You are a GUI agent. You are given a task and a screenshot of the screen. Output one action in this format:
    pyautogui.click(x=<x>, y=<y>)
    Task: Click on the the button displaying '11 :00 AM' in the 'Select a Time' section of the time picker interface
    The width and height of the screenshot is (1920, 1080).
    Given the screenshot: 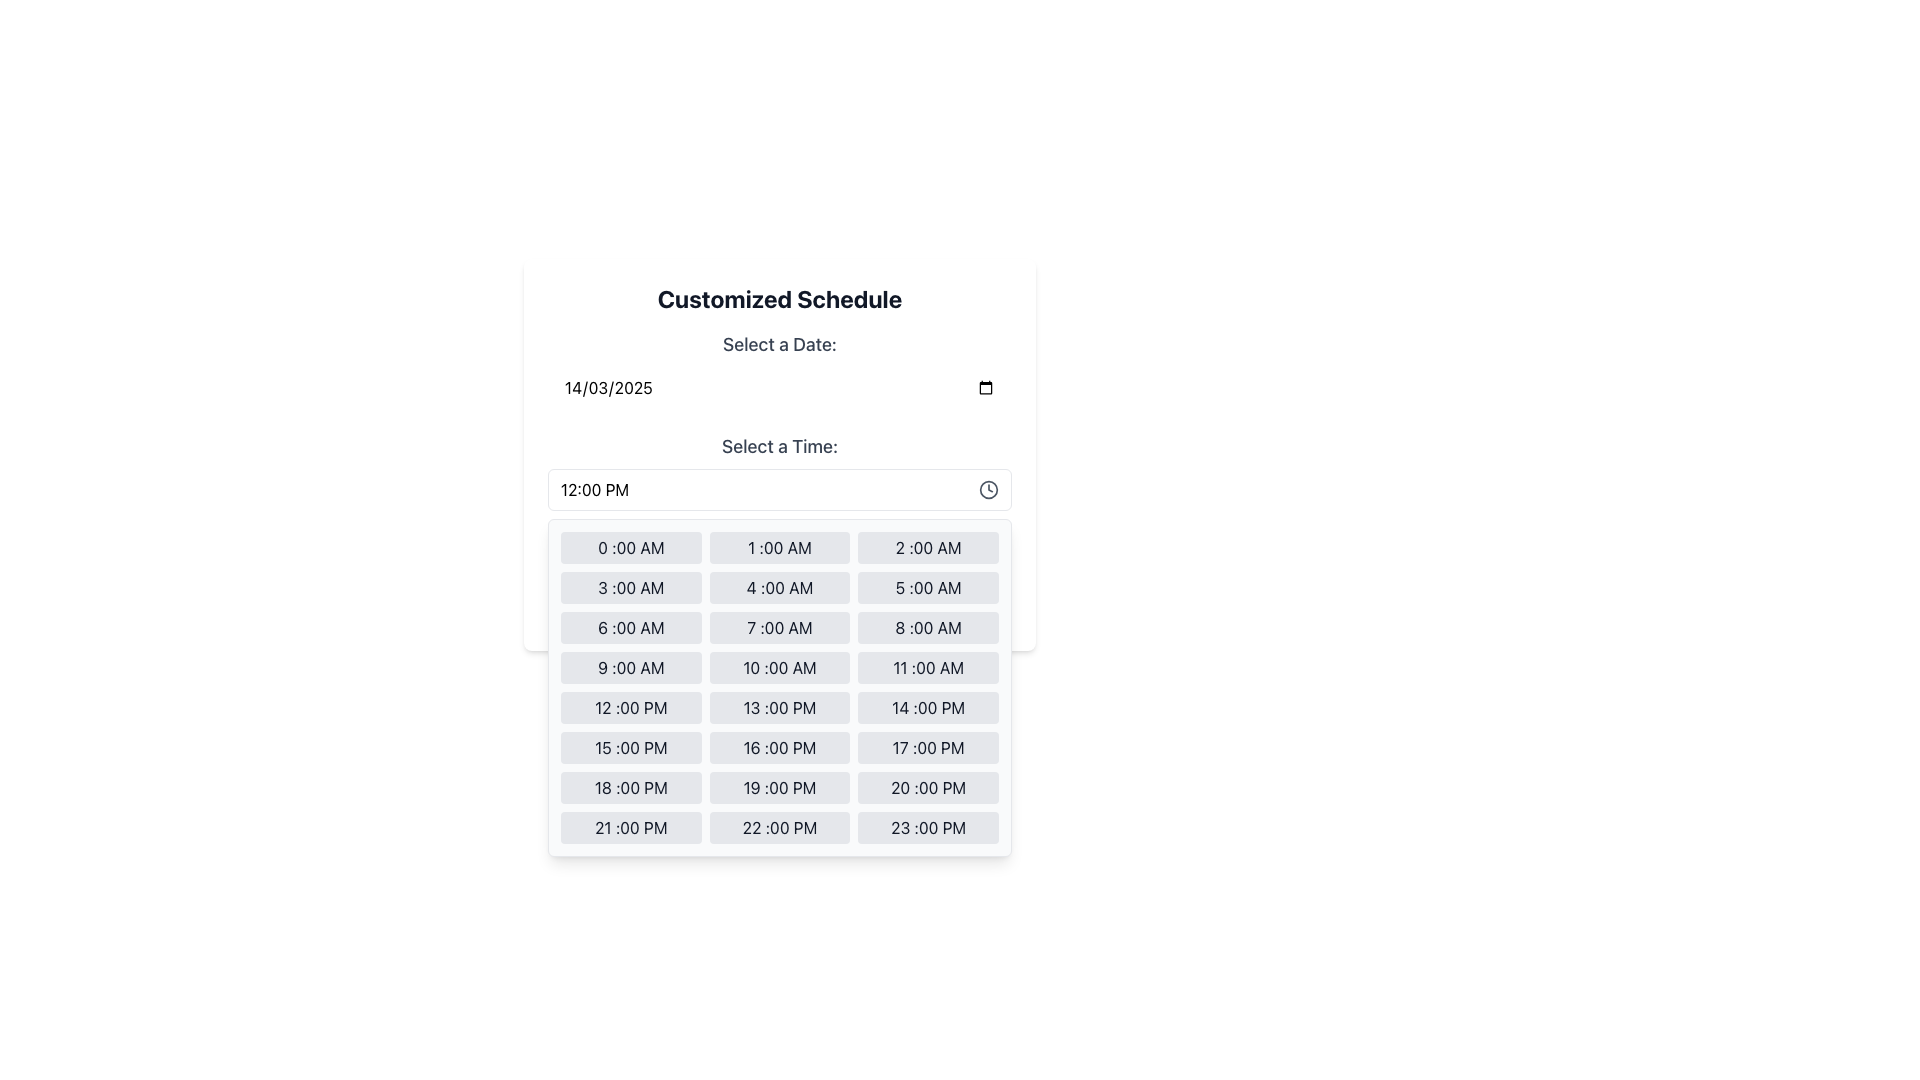 What is the action you would take?
    pyautogui.click(x=927, y=667)
    